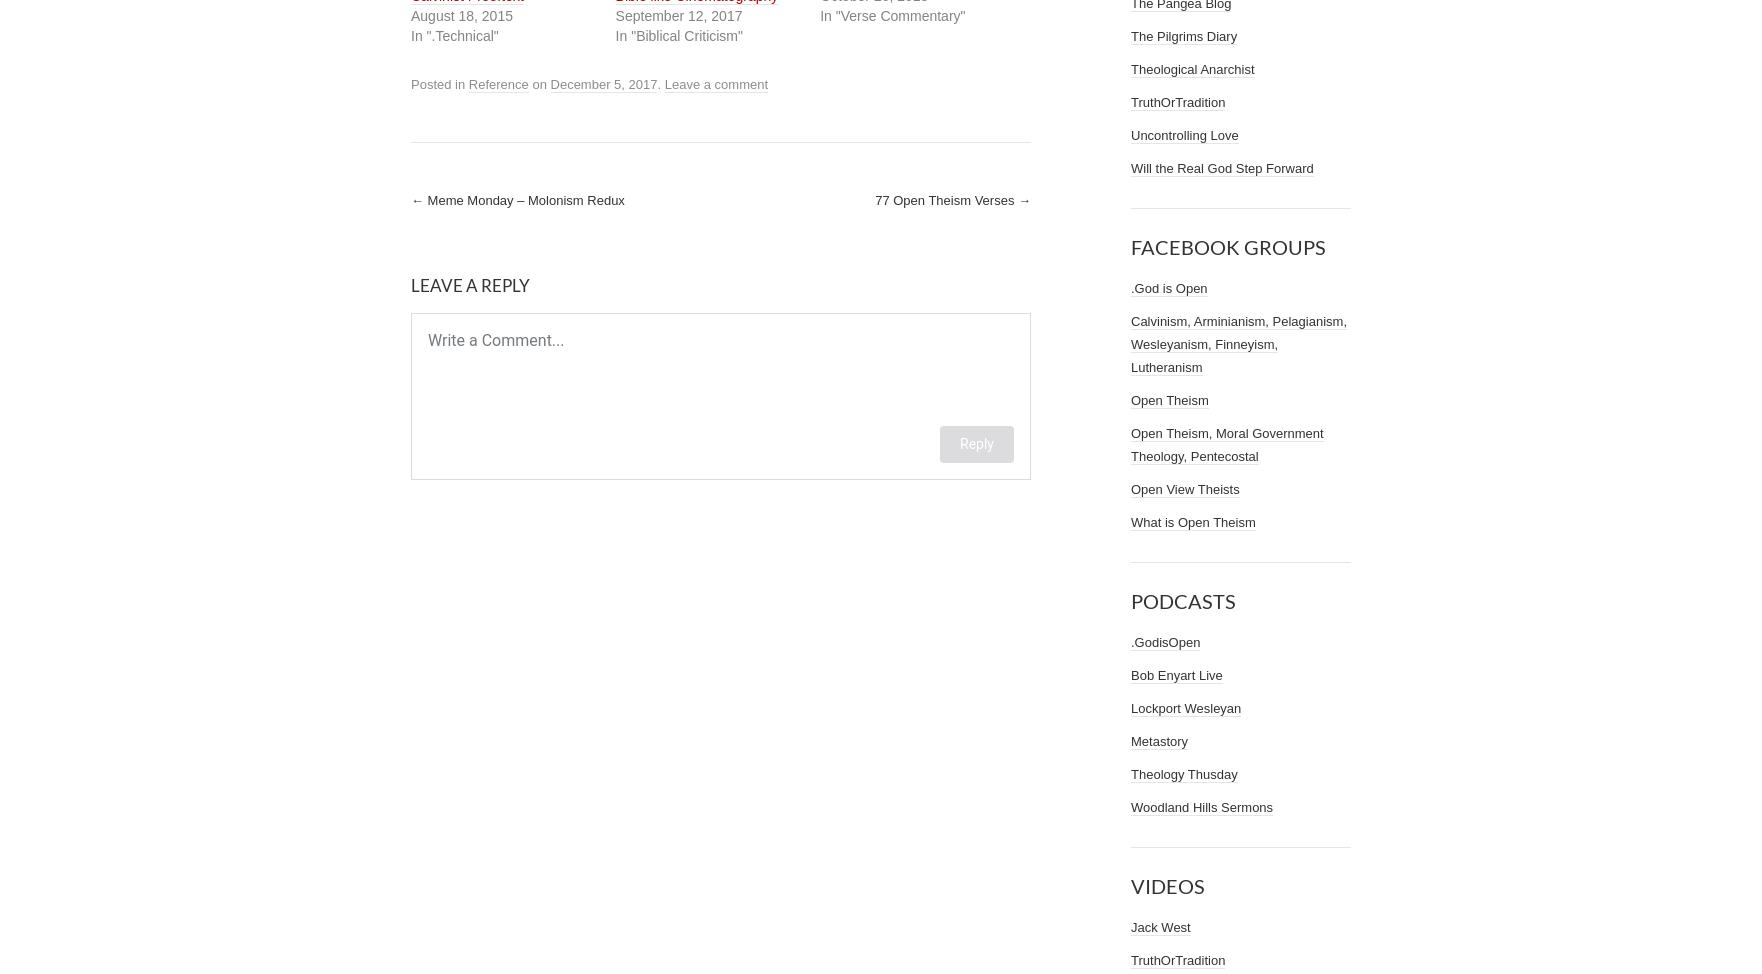  I want to click on 'Leave a comment', so click(715, 82).